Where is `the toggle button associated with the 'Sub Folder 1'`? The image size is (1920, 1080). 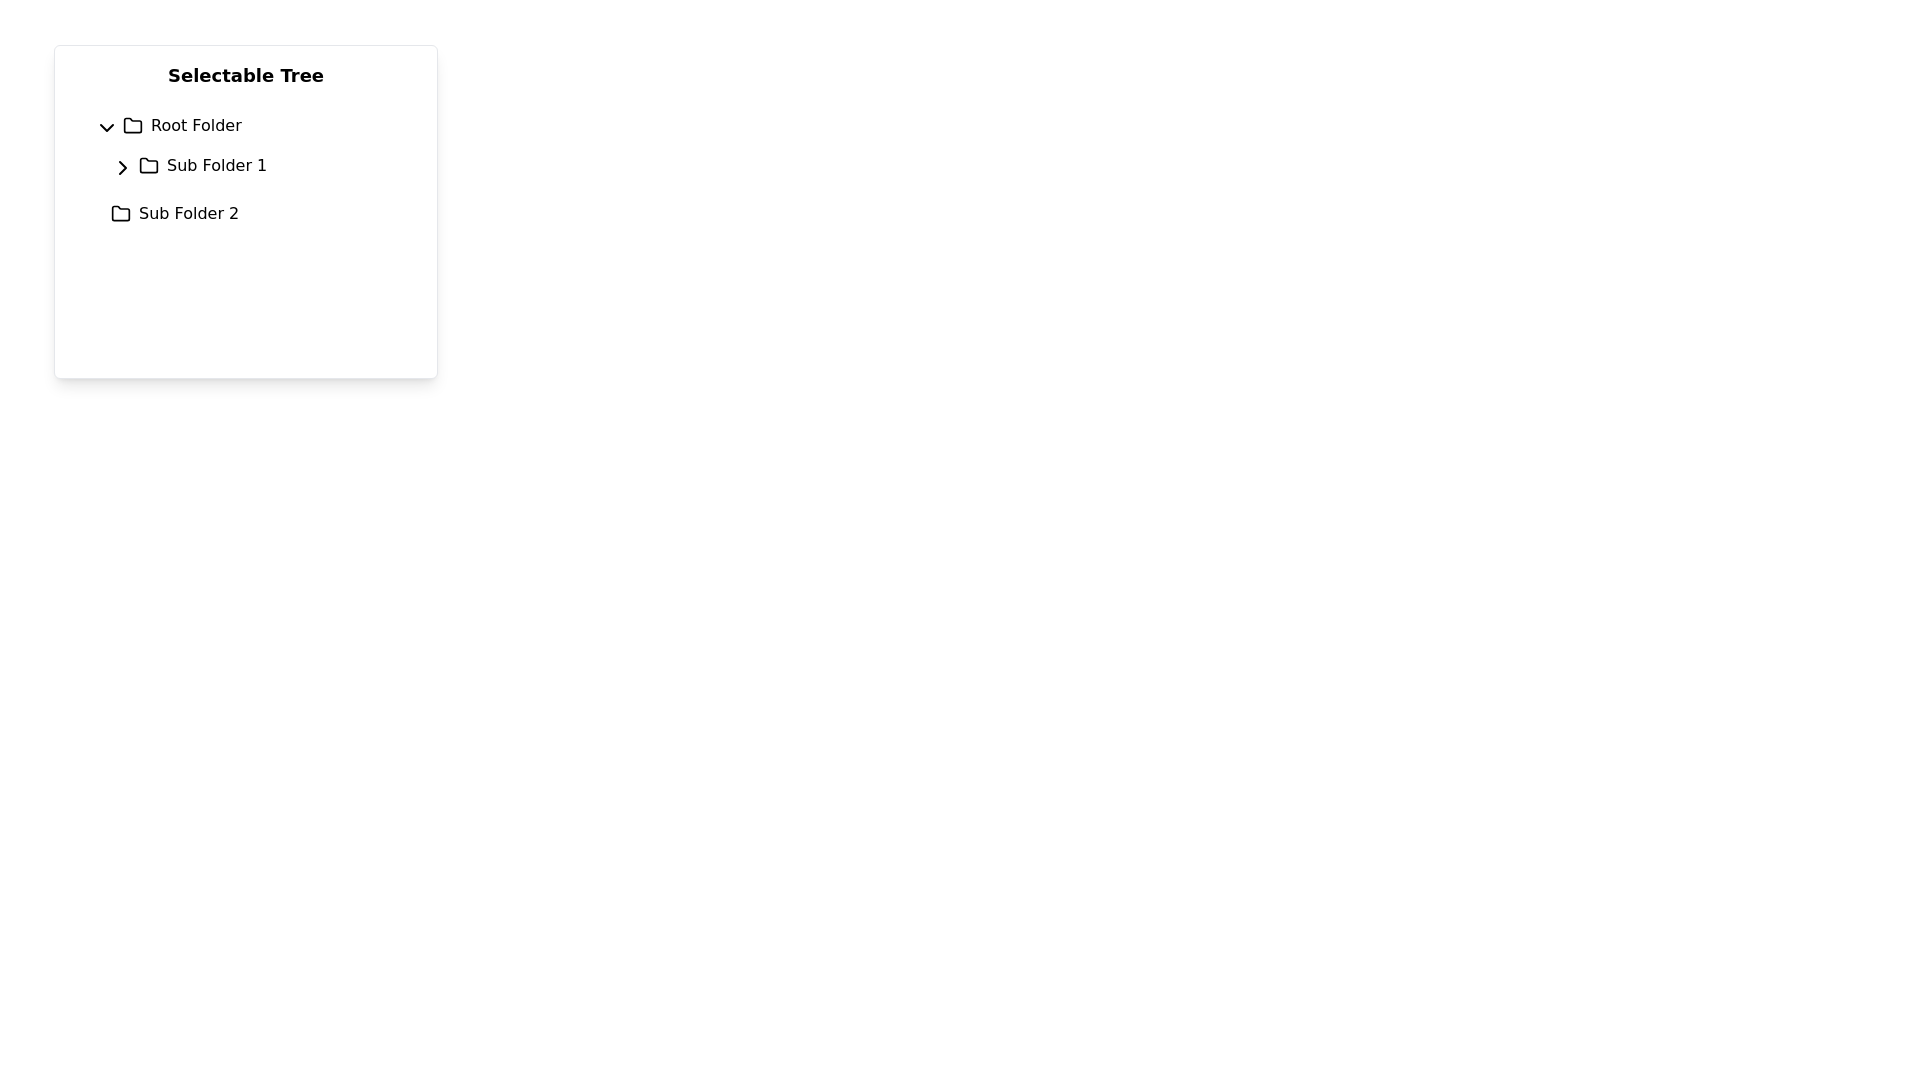 the toggle button associated with the 'Sub Folder 1' is located at coordinates (119, 164).